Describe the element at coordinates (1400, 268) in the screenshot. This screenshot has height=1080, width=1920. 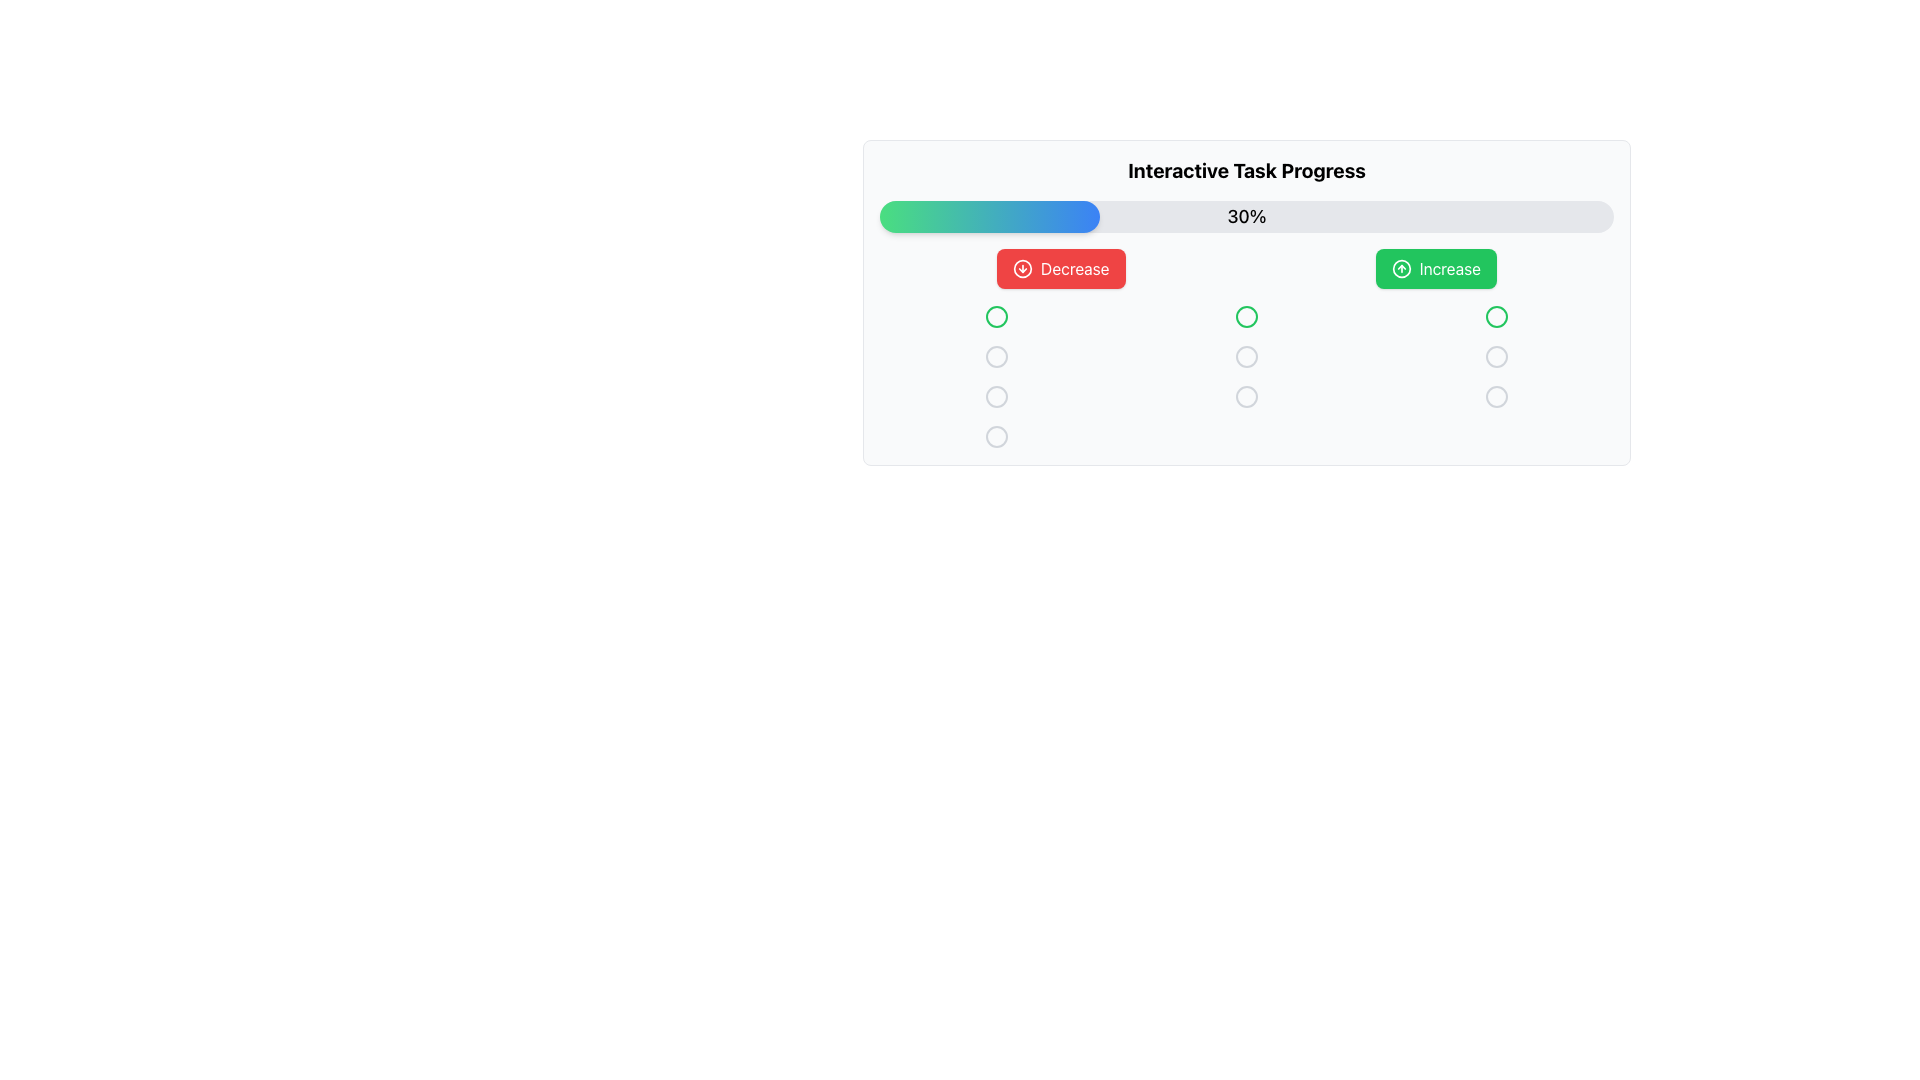
I see `the circular SVG element that is part of the 'Increase' button, styled as an arrow-circle-up design, located under the 'Interactive Task Progress' heading` at that location.